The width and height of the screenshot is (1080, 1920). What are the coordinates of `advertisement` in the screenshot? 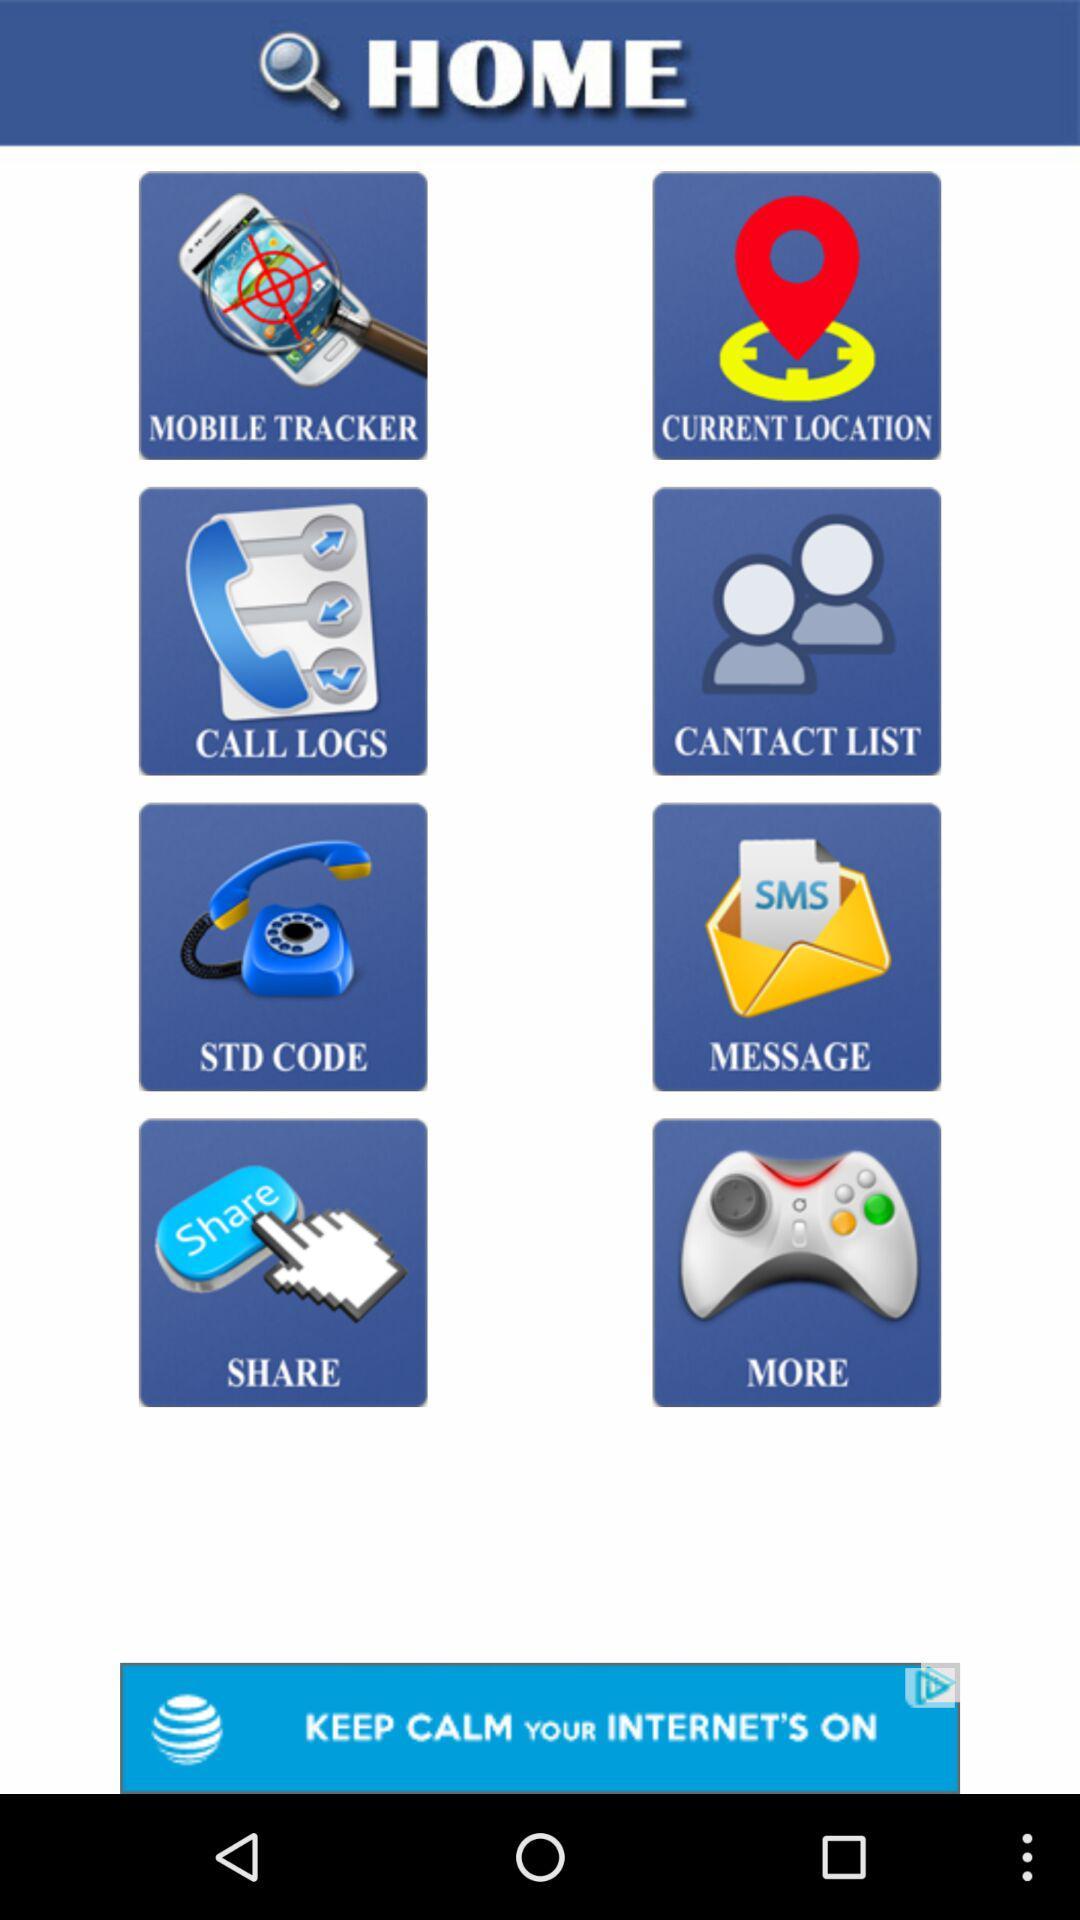 It's located at (540, 1727).